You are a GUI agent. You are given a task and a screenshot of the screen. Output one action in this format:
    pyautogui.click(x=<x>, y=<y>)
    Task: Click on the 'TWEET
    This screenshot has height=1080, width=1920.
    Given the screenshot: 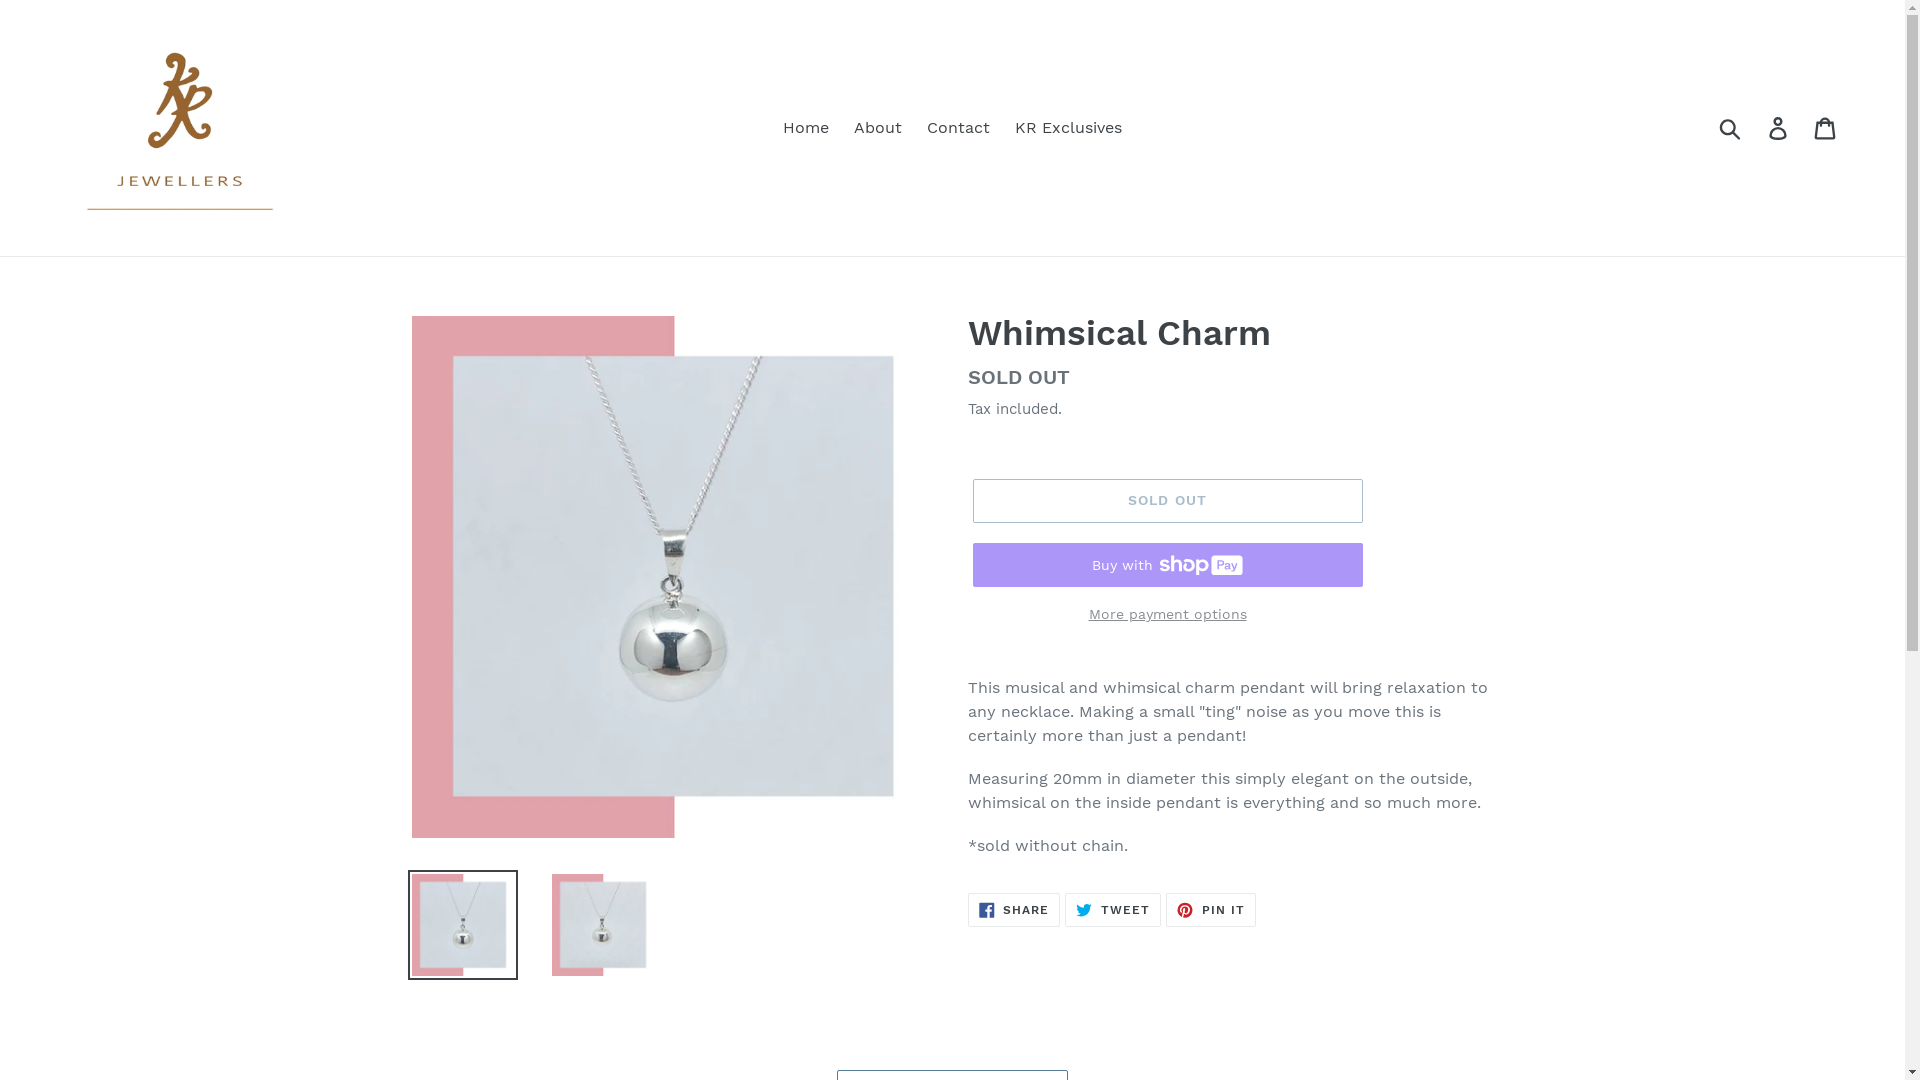 What is the action you would take?
    pyautogui.click(x=1112, y=910)
    